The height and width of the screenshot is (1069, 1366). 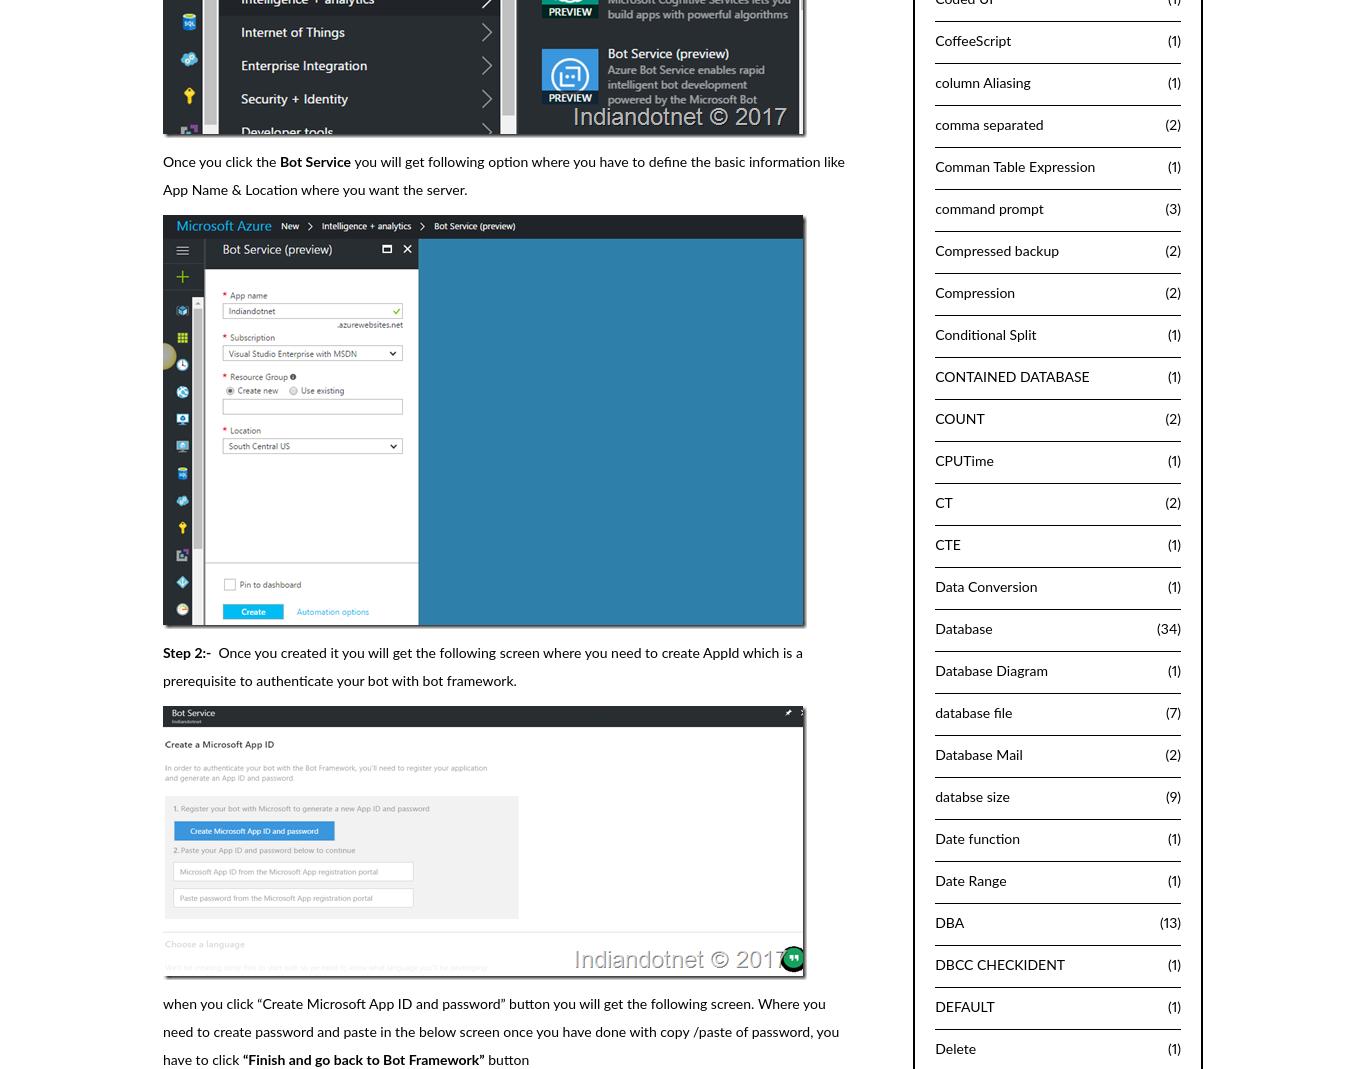 What do you see at coordinates (973, 712) in the screenshot?
I see `'database file'` at bounding box center [973, 712].